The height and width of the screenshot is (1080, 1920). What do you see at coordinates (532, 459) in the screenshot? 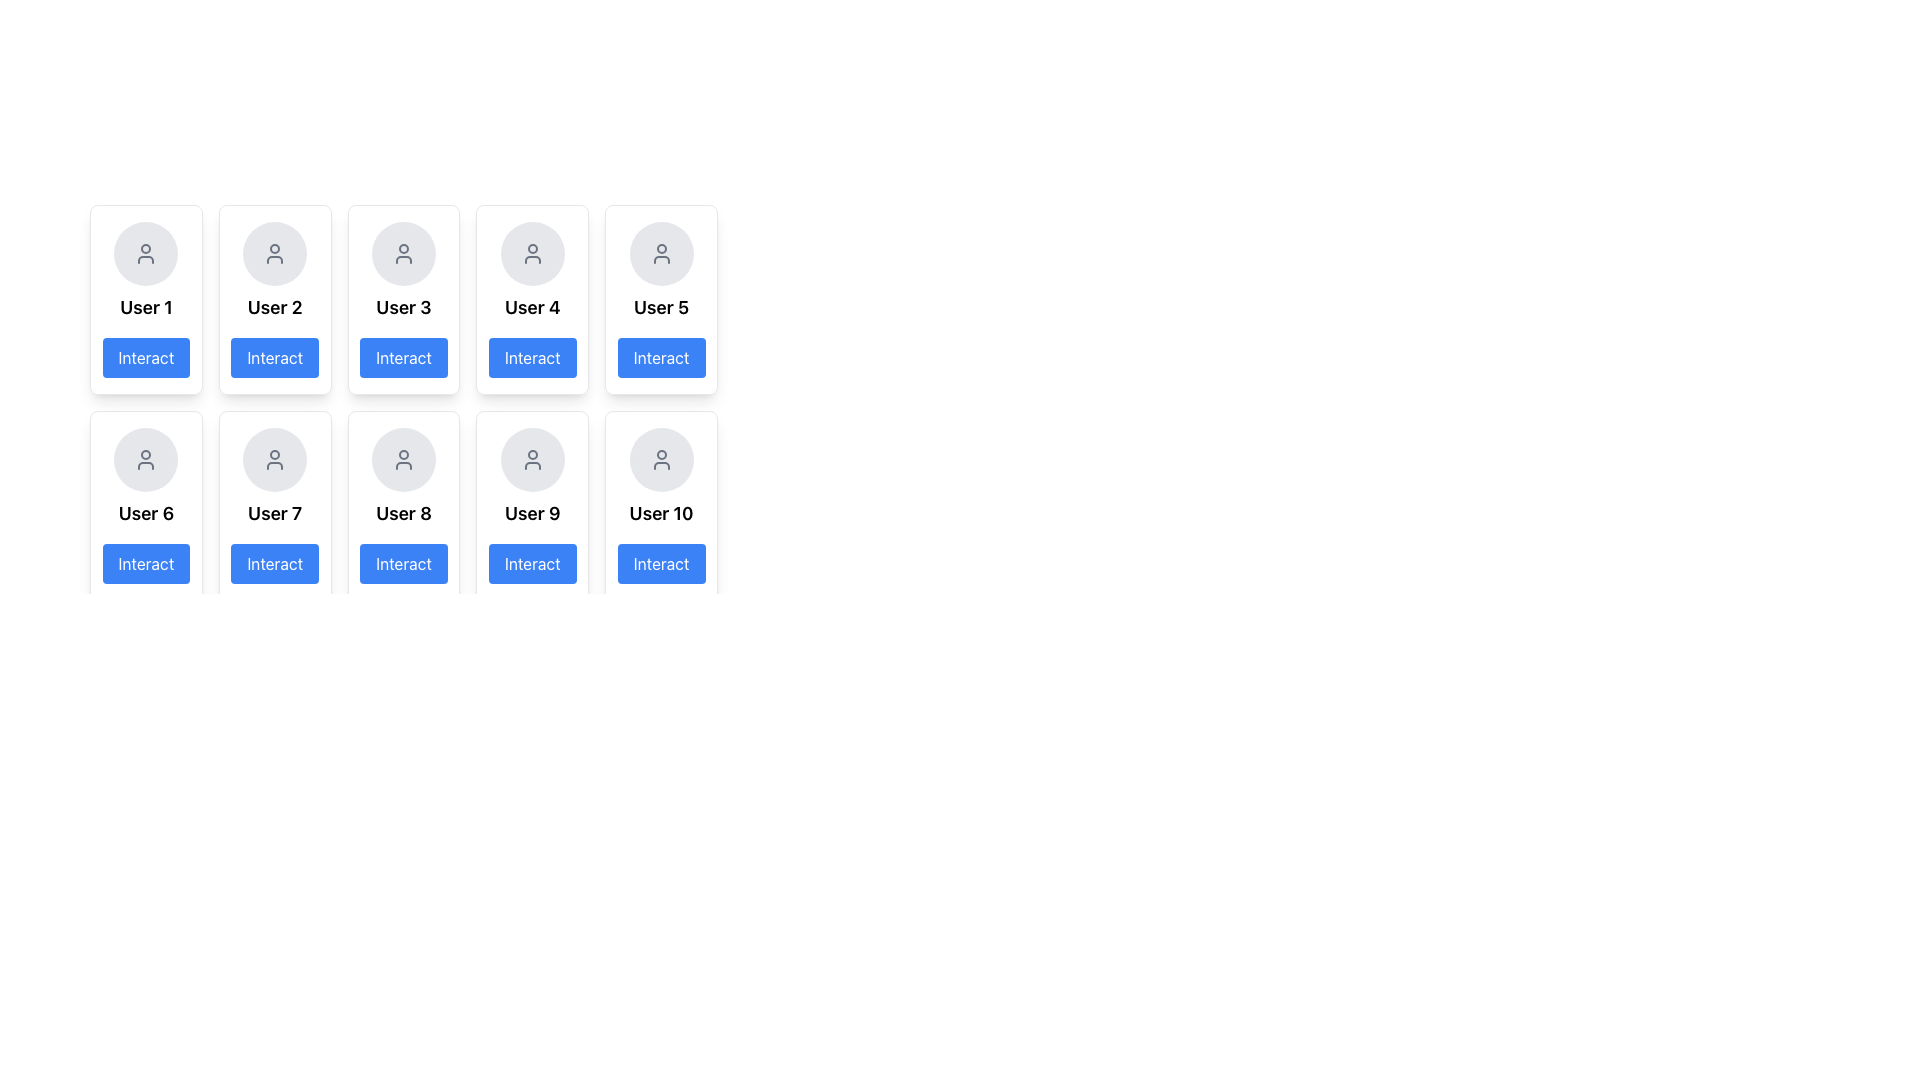
I see `the User profile icon located in the card labeled 'User 9' in the second row, fifth column of the grid layout` at bounding box center [532, 459].